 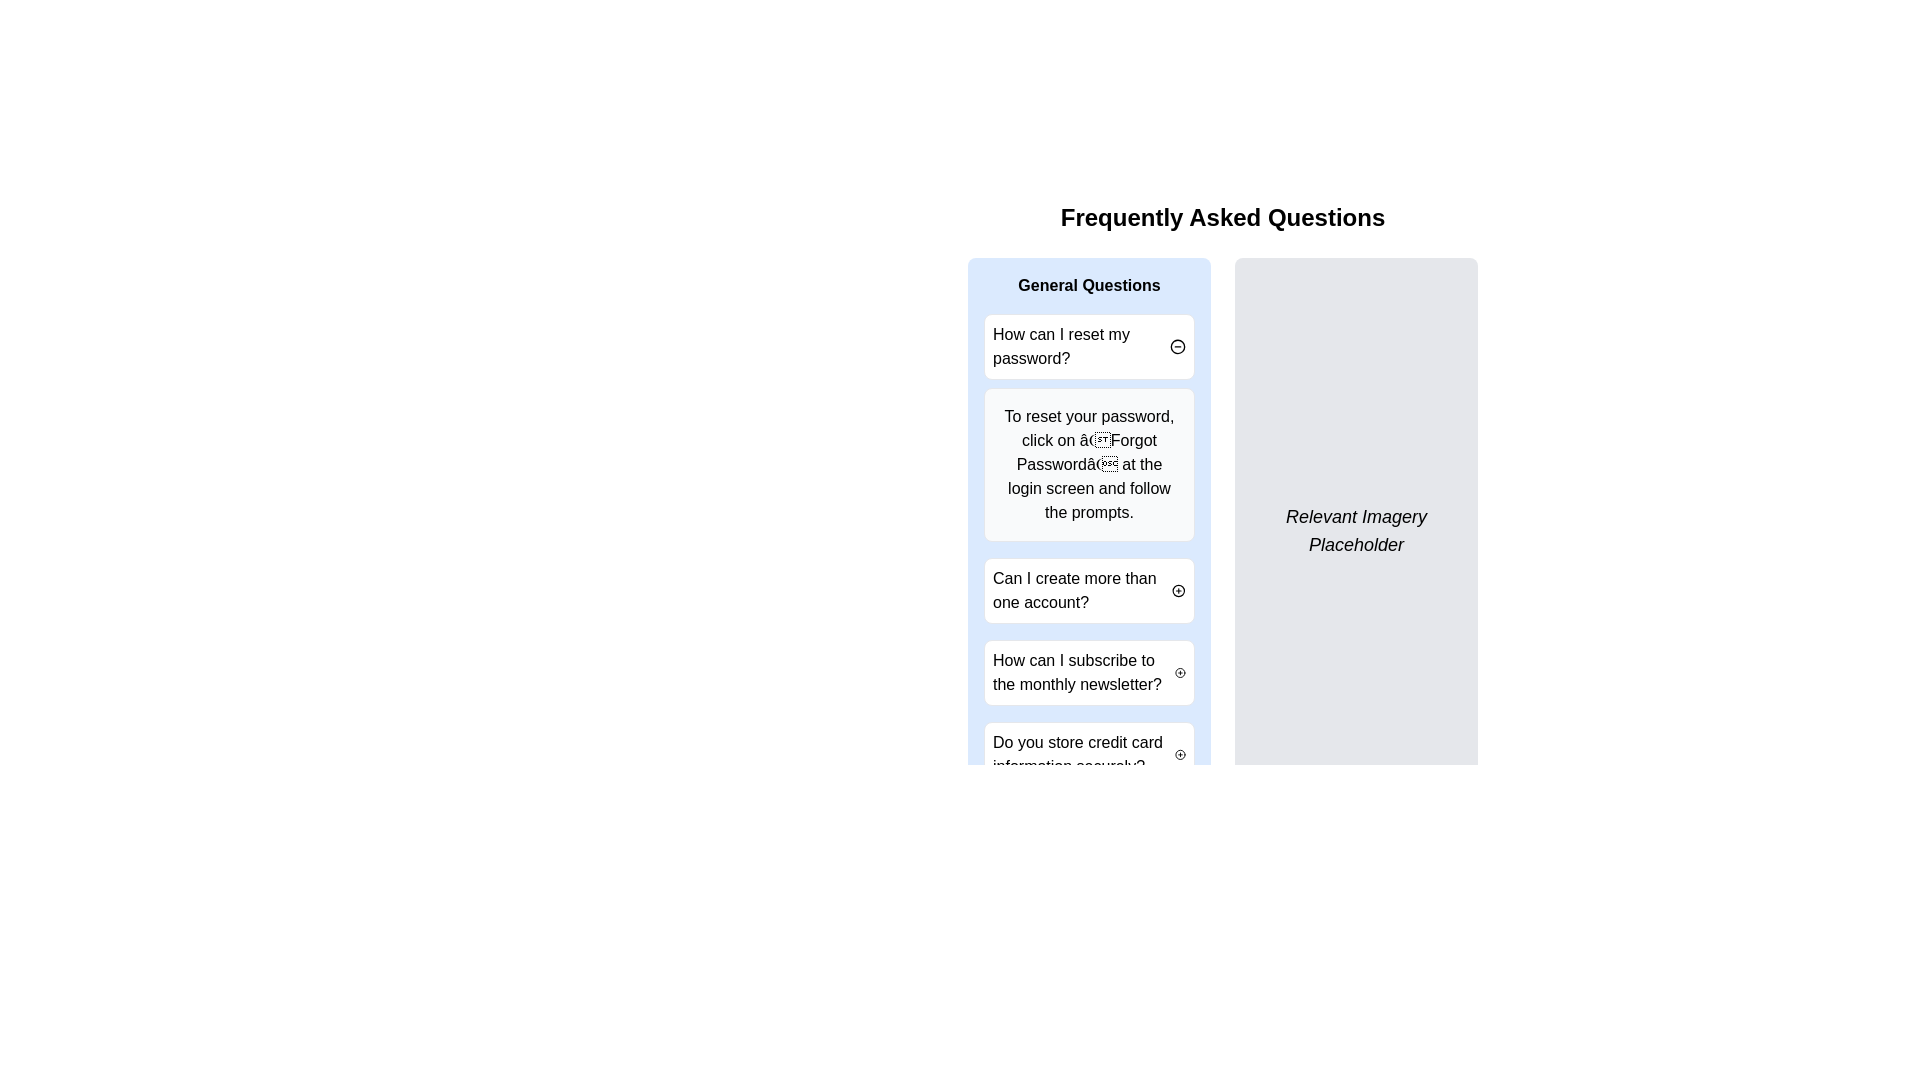 I want to click on the Collapsible question header containing 'How can I reset my password?', so click(x=1088, y=346).